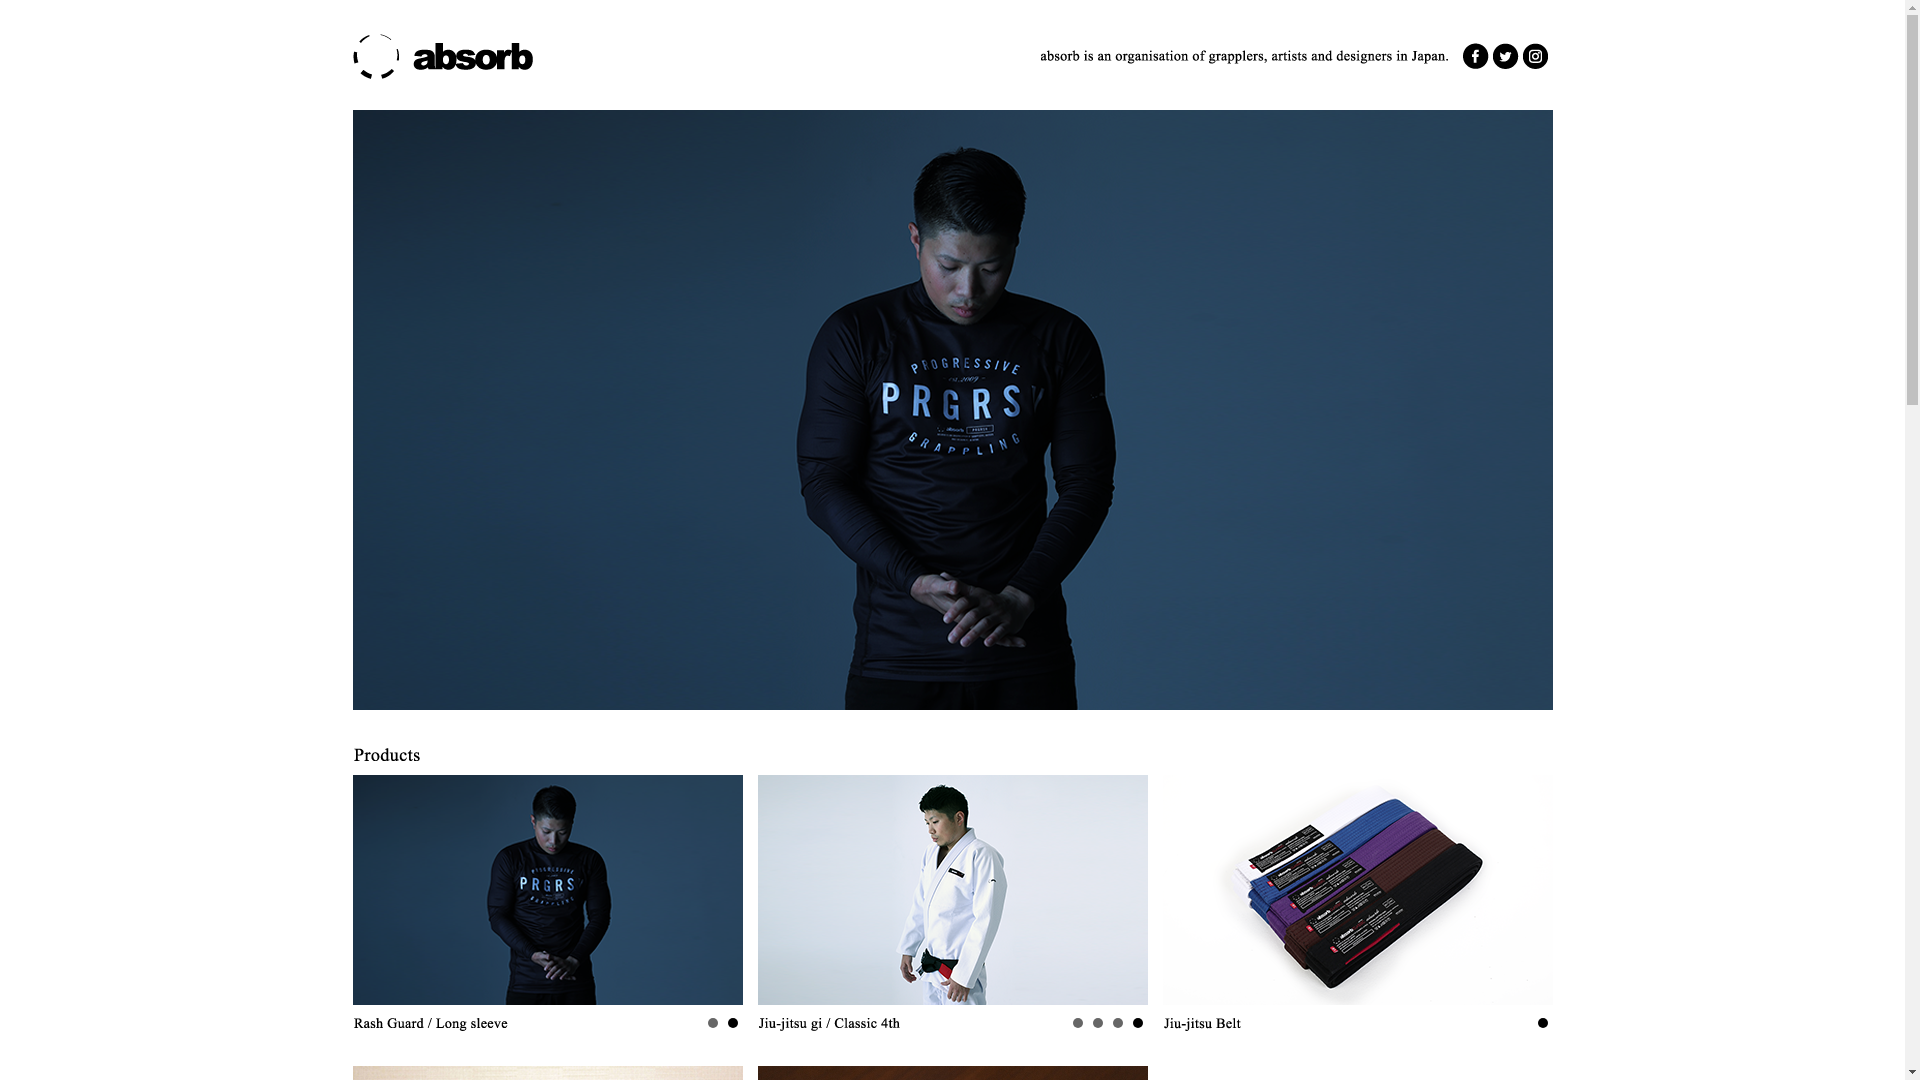 The image size is (1920, 1080). What do you see at coordinates (1096, 1022) in the screenshot?
I see `'3'` at bounding box center [1096, 1022].